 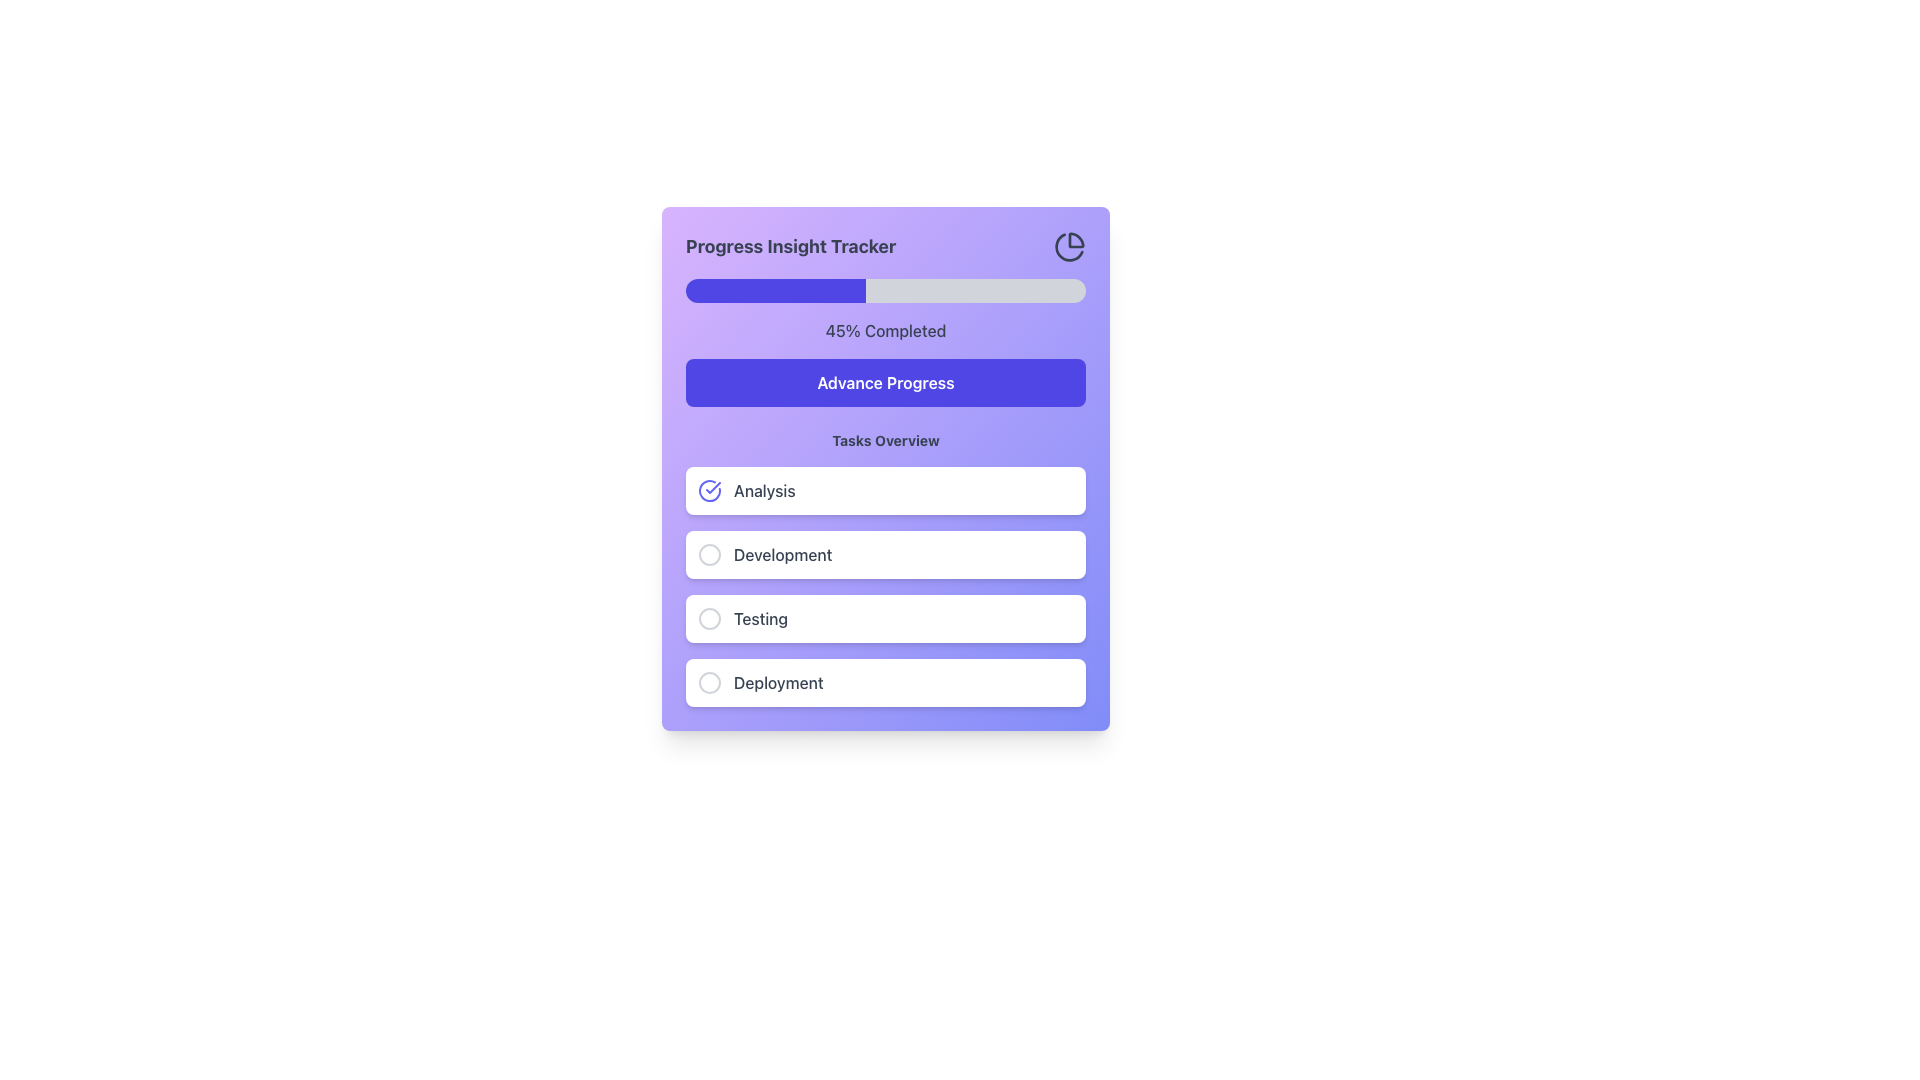 What do you see at coordinates (885, 330) in the screenshot?
I see `the text display component that shows '45% Completed', which is centered within a rectangular card above the 'Advance Progress' button` at bounding box center [885, 330].